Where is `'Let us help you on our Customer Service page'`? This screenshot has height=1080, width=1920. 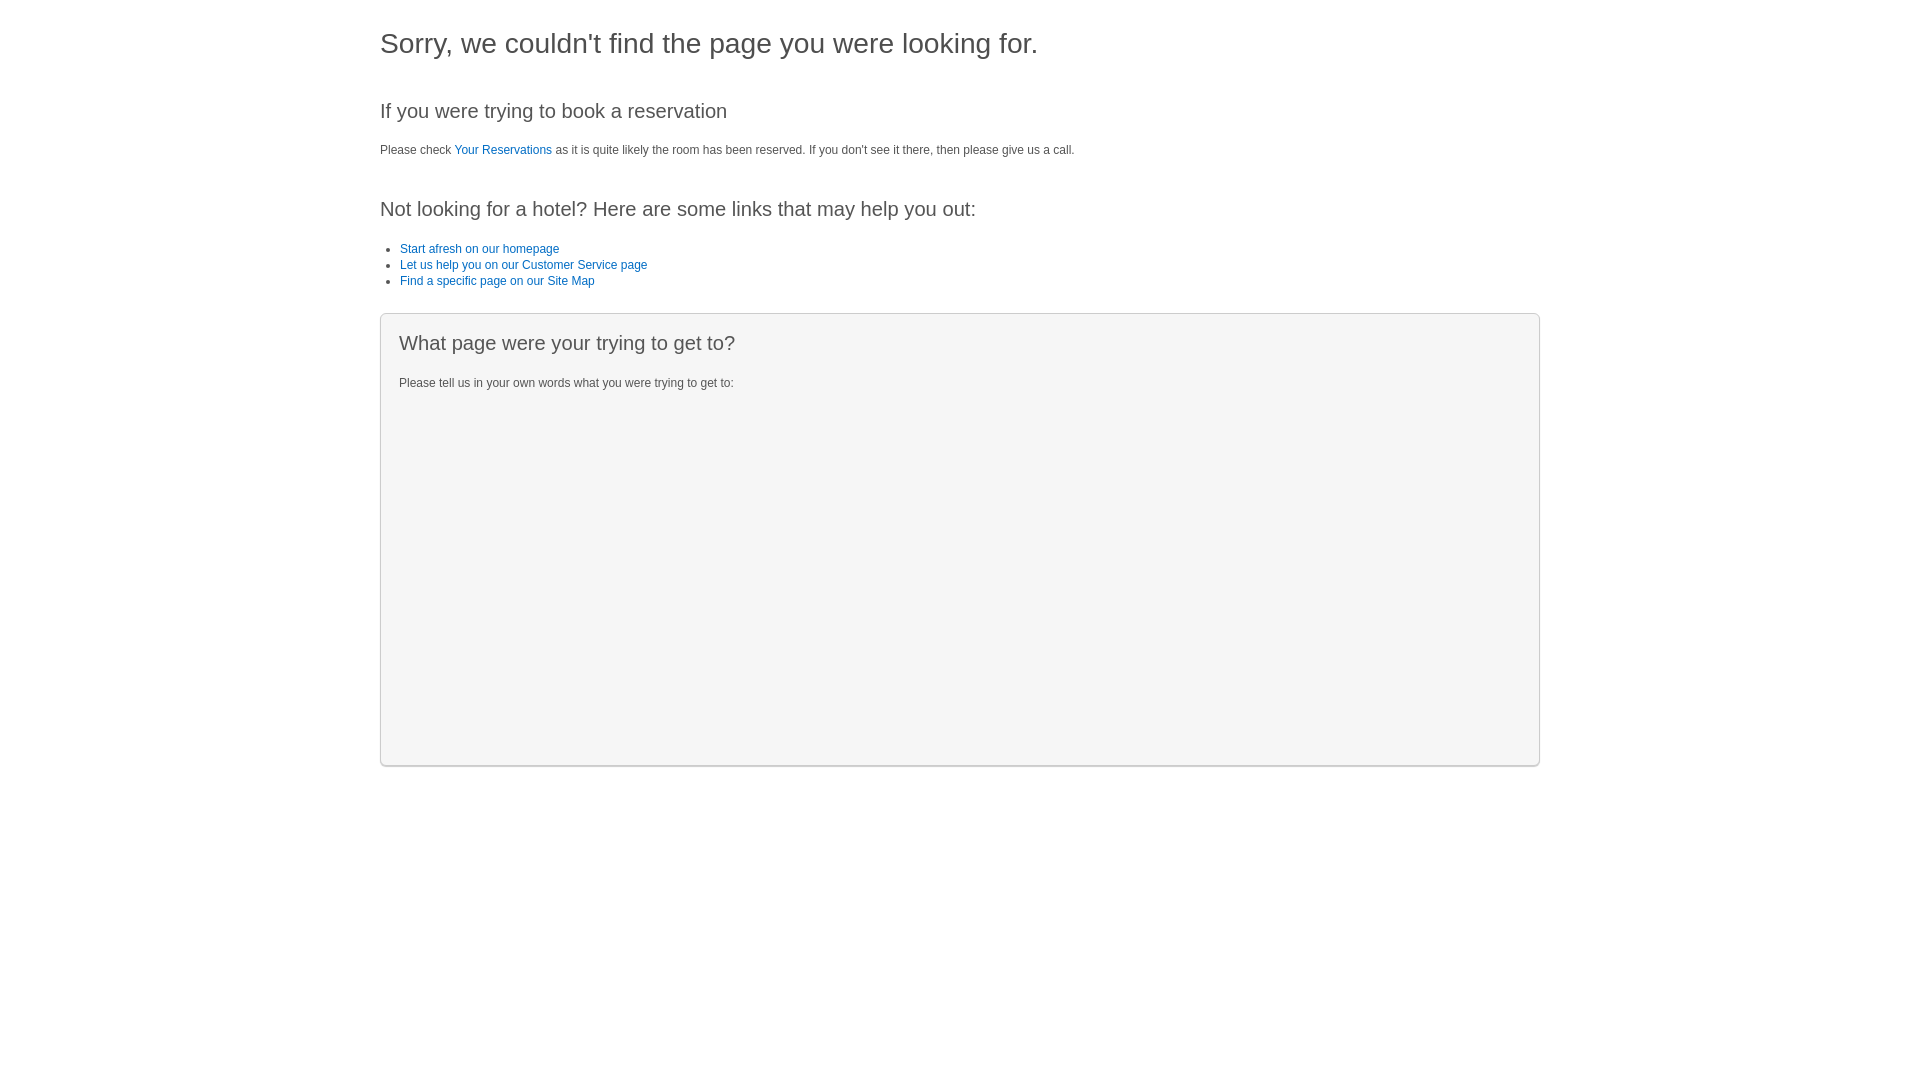 'Let us help you on our Customer Service page' is located at coordinates (523, 264).